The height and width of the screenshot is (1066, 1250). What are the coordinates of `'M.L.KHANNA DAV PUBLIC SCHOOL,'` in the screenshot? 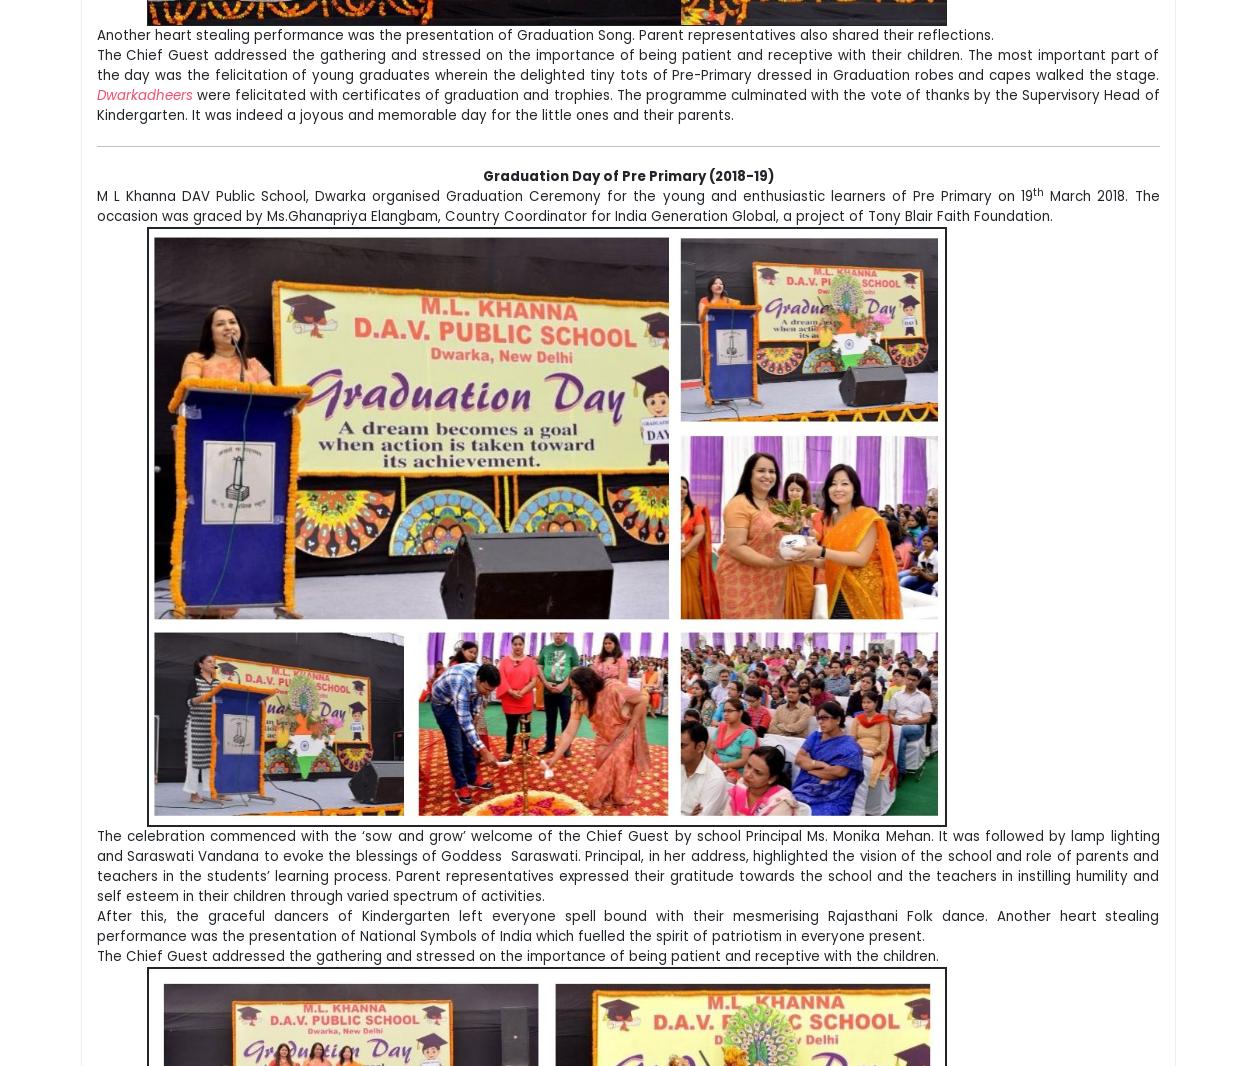 It's located at (197, 734).